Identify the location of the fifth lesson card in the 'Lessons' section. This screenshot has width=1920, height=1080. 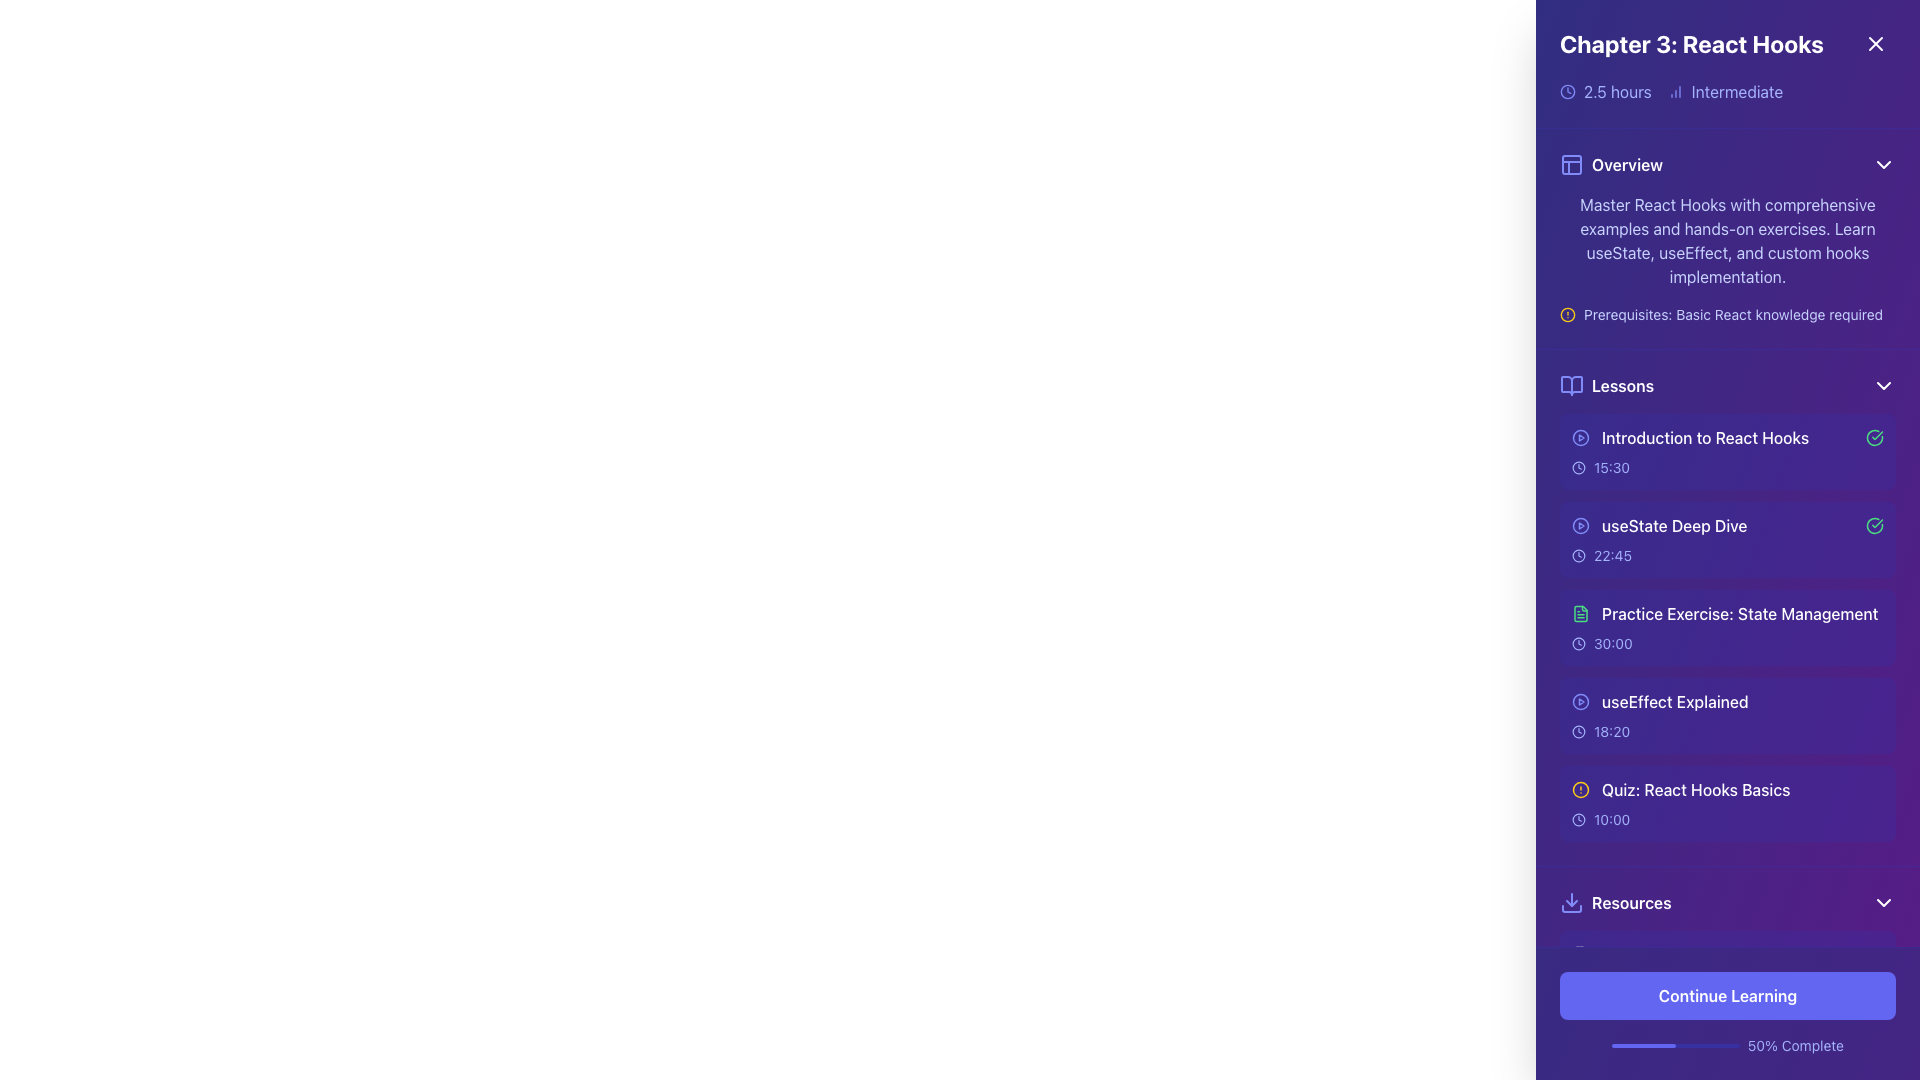
(1727, 802).